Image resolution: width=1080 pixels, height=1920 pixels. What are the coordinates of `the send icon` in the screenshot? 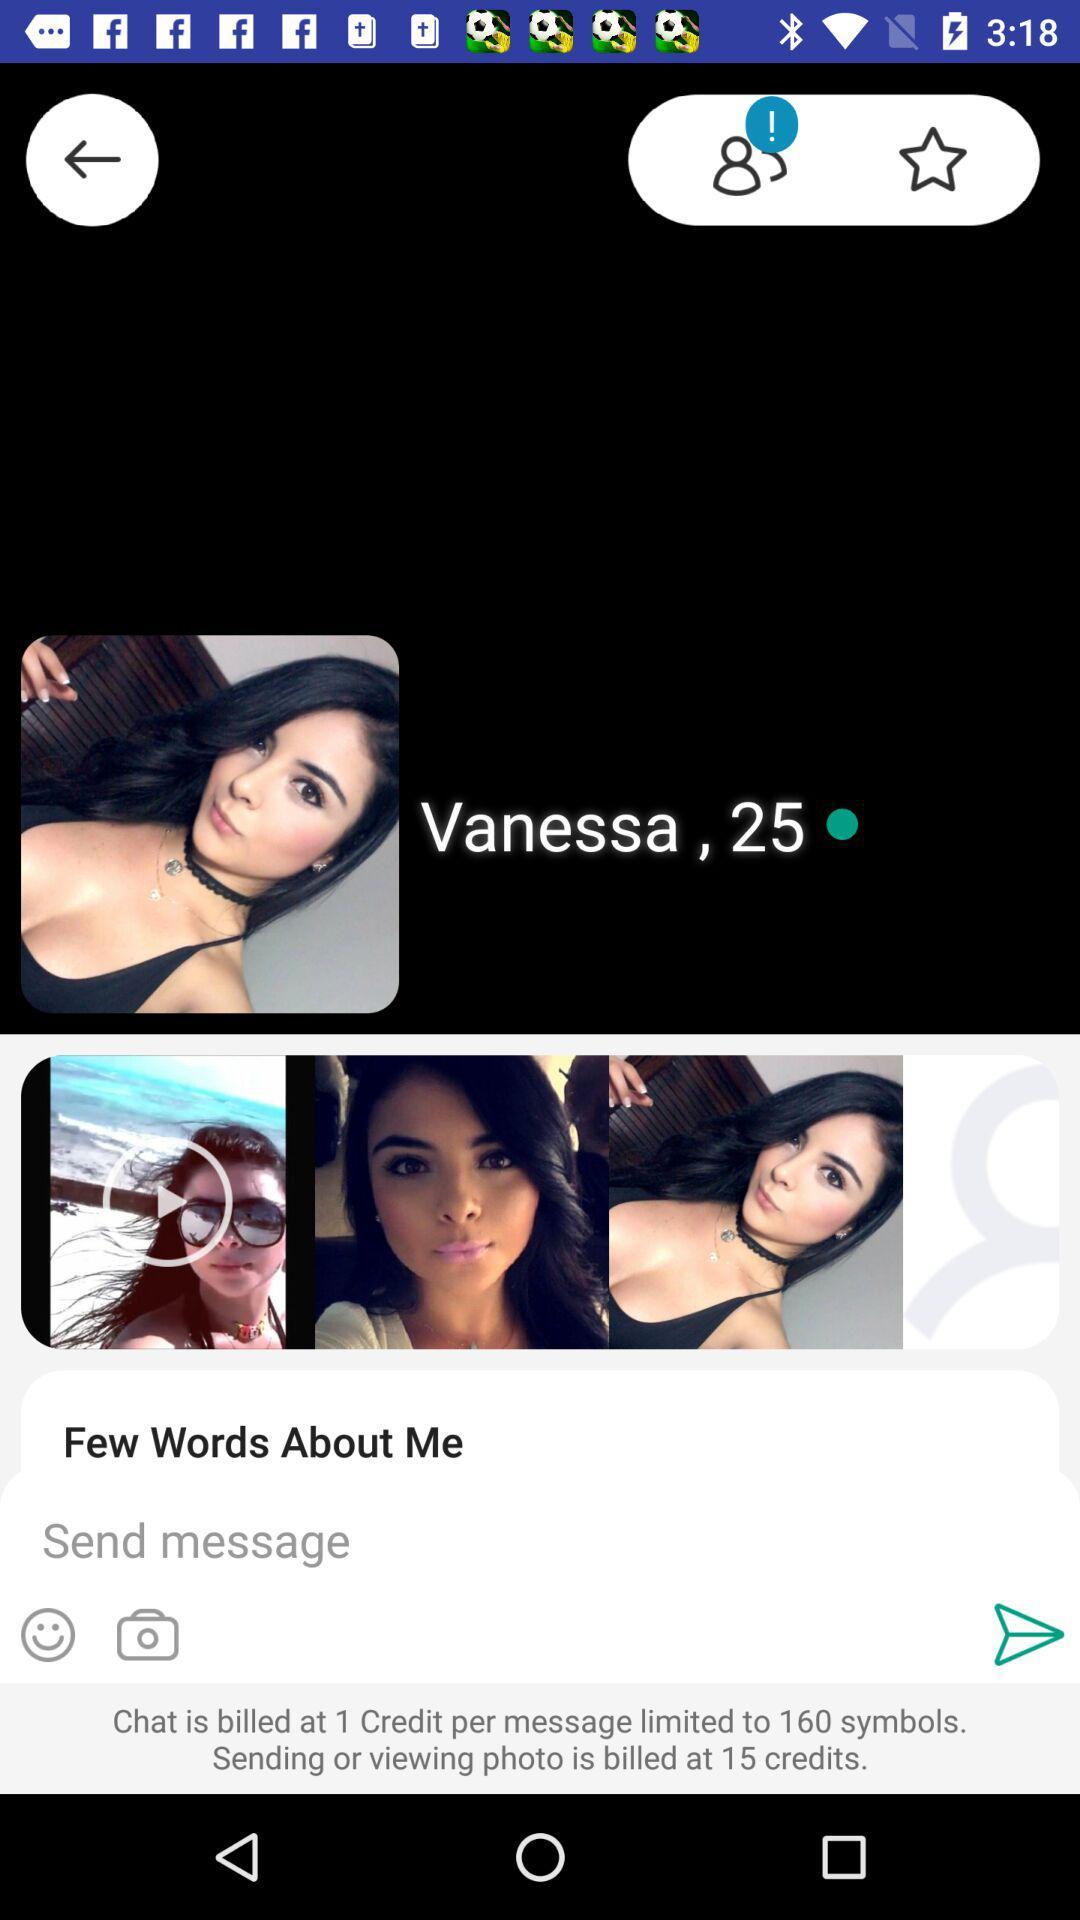 It's located at (1029, 1634).